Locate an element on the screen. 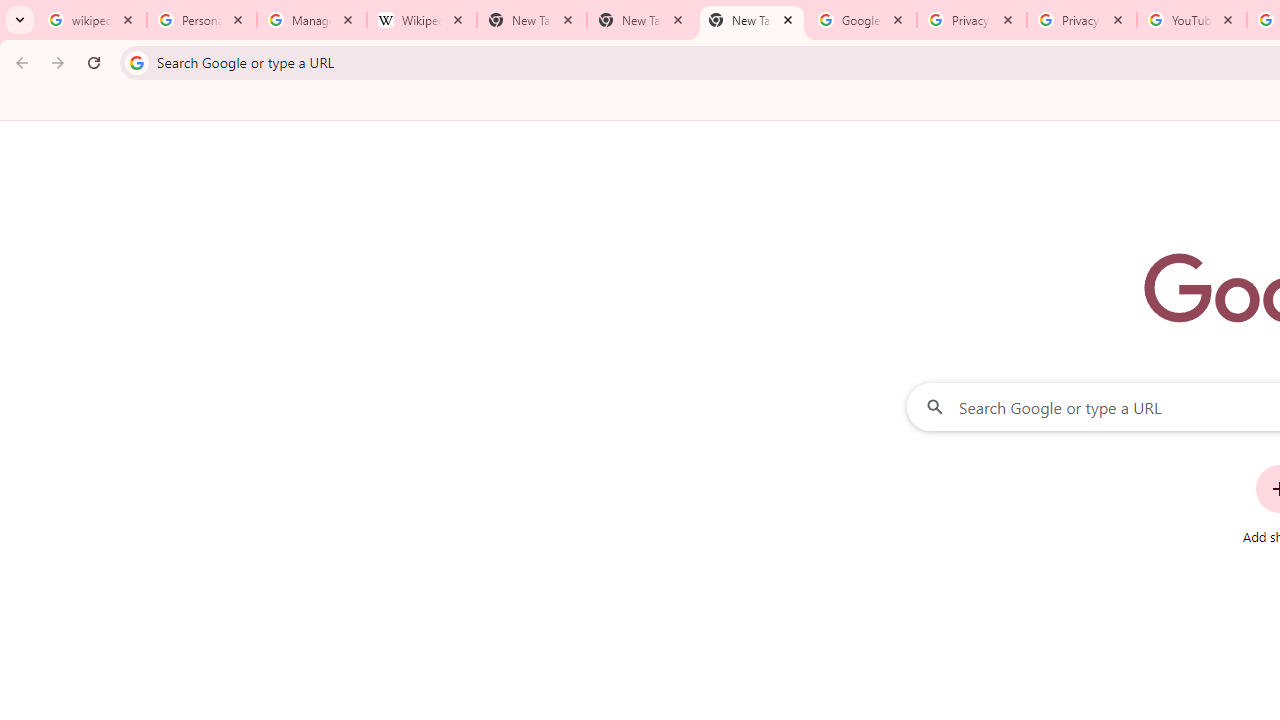 The height and width of the screenshot is (720, 1280). 'Wikipedia:Edit requests - Wikipedia' is located at coordinates (421, 20).